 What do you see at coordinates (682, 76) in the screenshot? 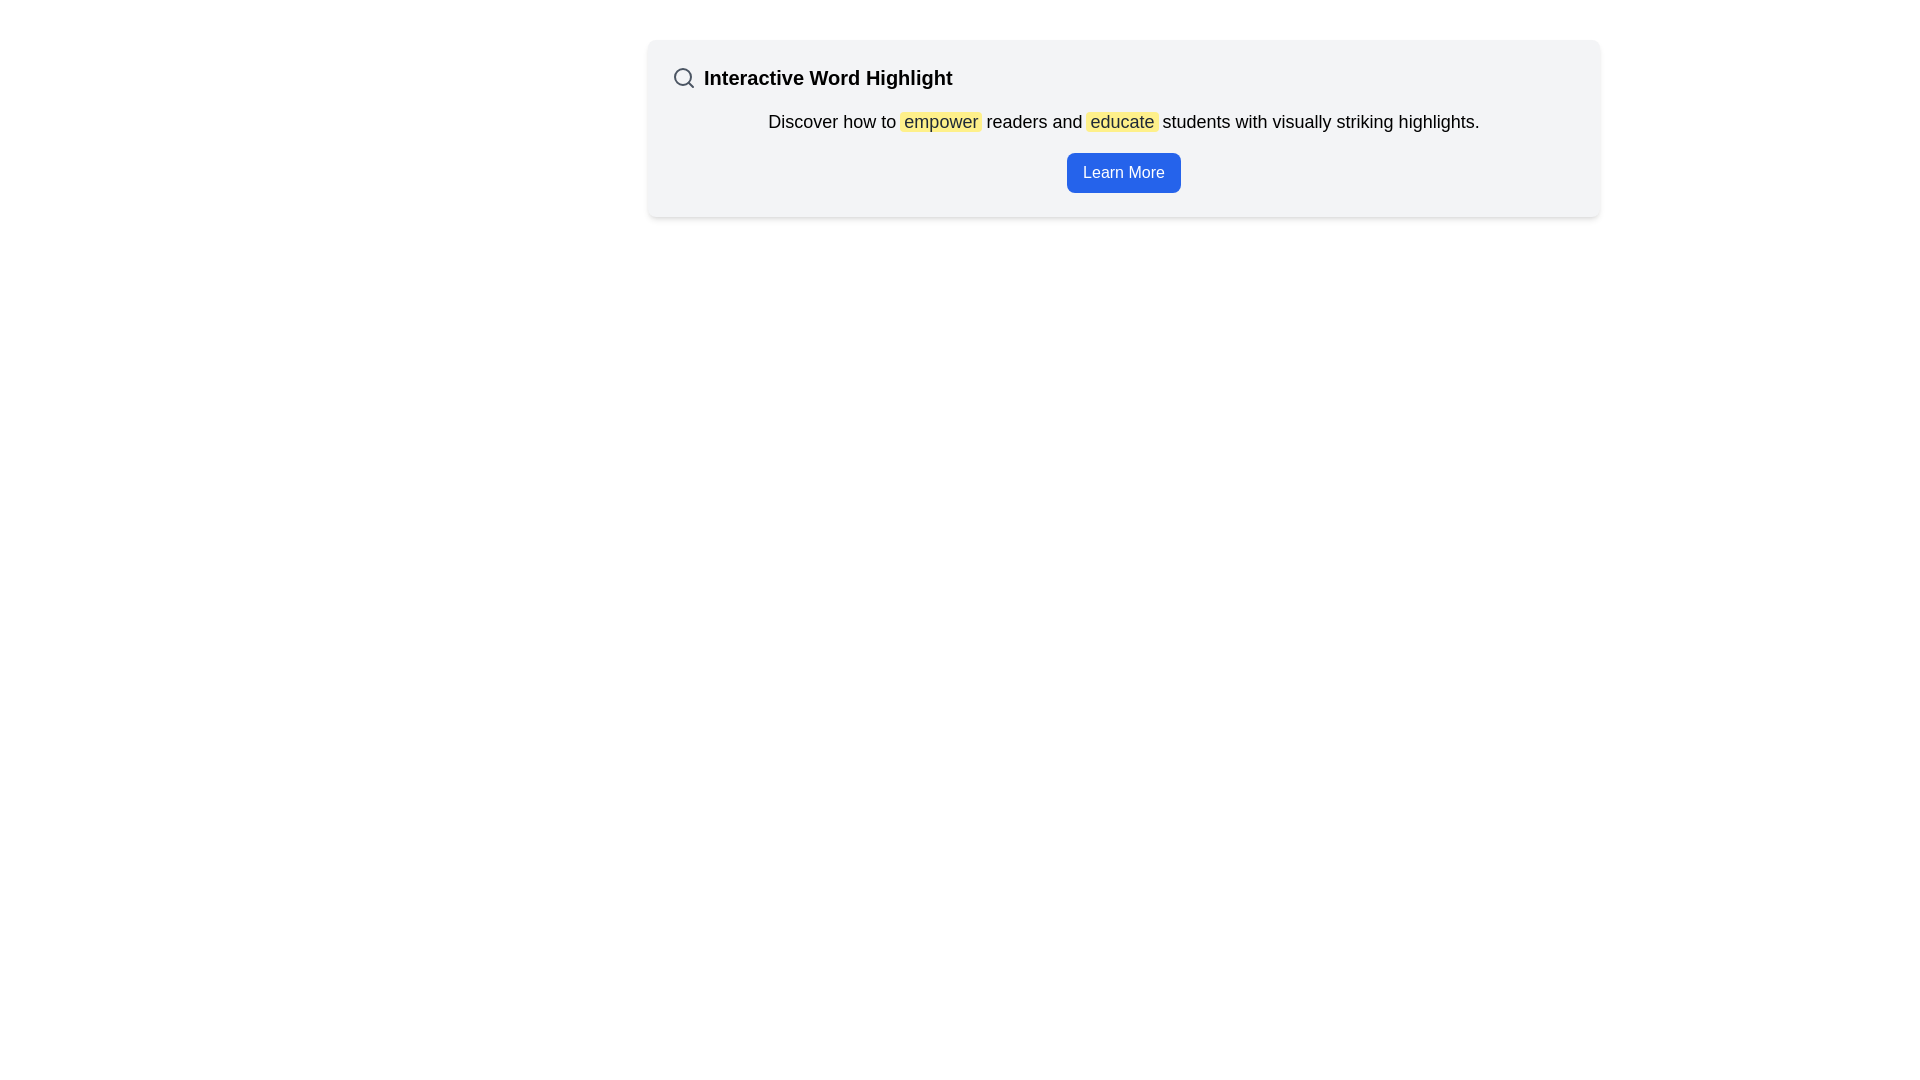
I see `the SVG circle element located at the top-left corner of the SVG component within the section labeled 'Interactive Word Highlight'` at bounding box center [682, 76].